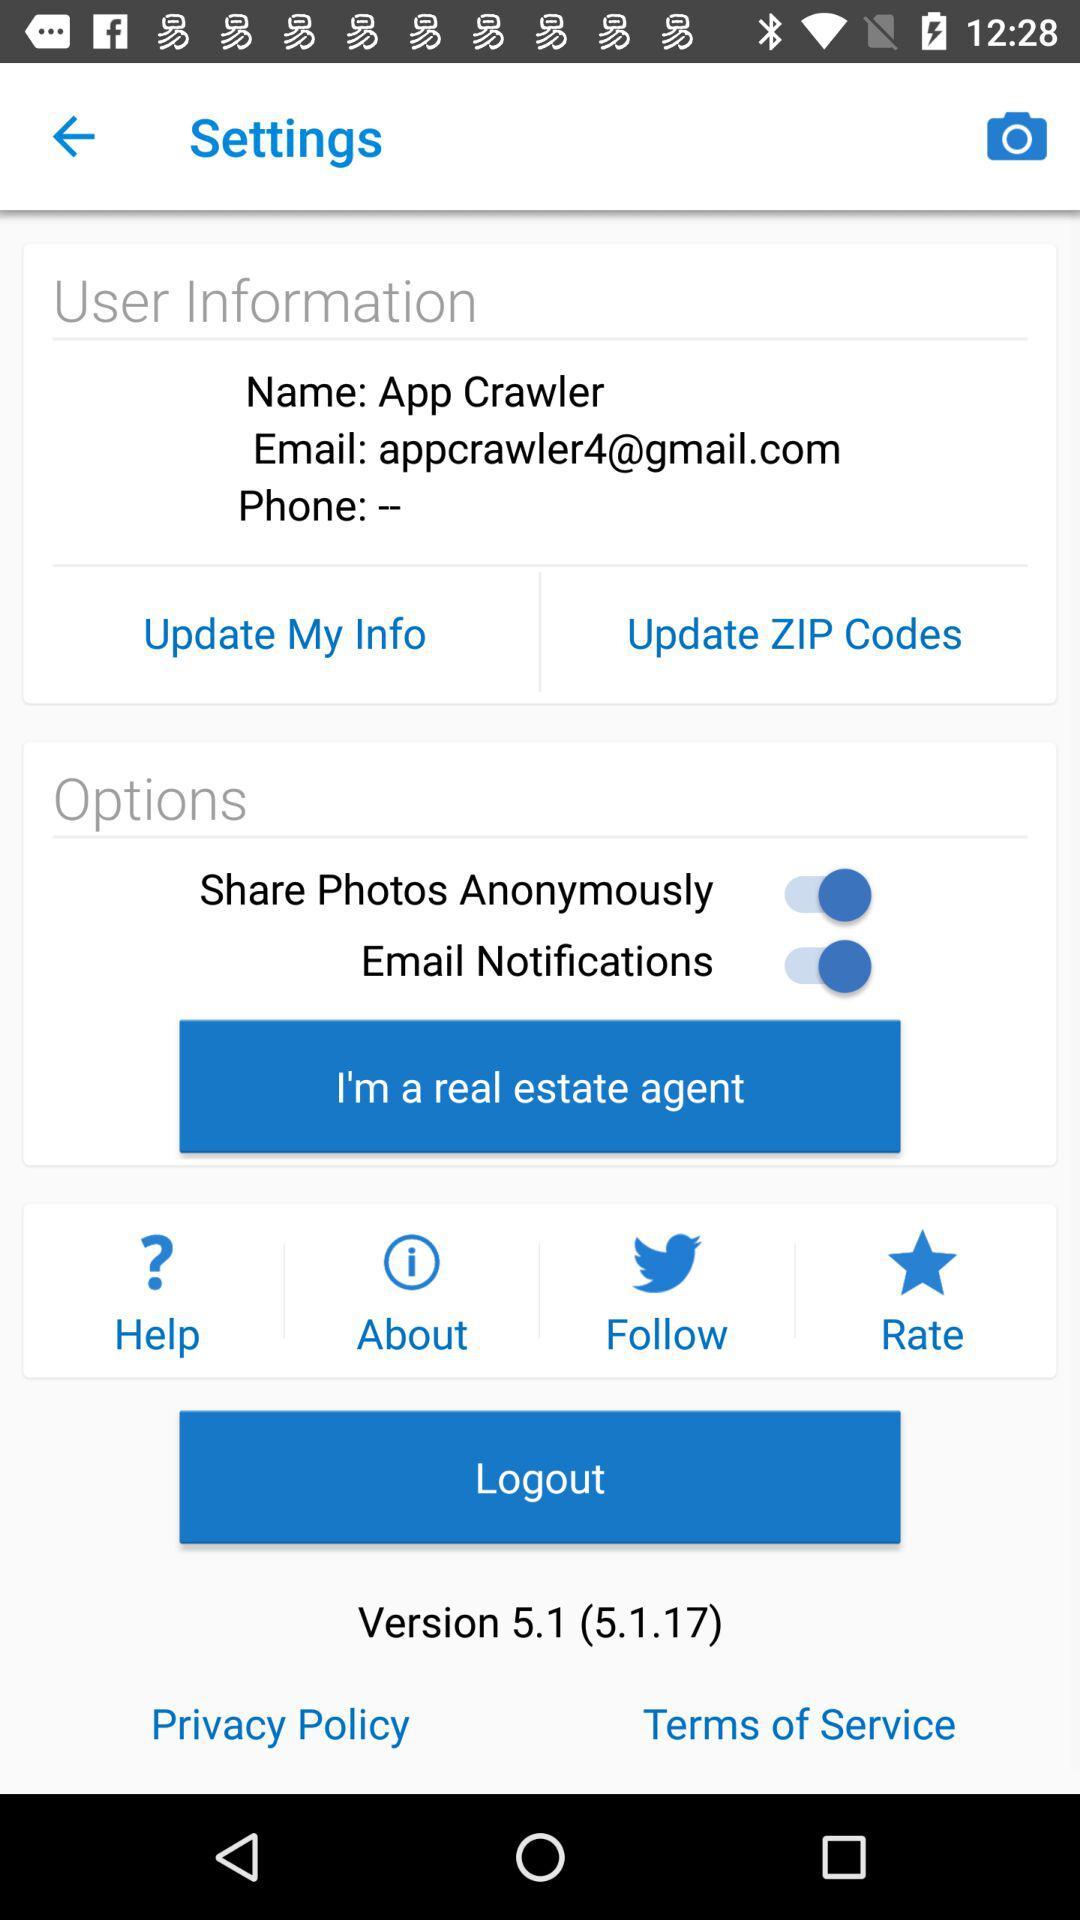 The image size is (1080, 1920). Describe the element at coordinates (540, 1084) in the screenshot. I see `the i m a item` at that location.